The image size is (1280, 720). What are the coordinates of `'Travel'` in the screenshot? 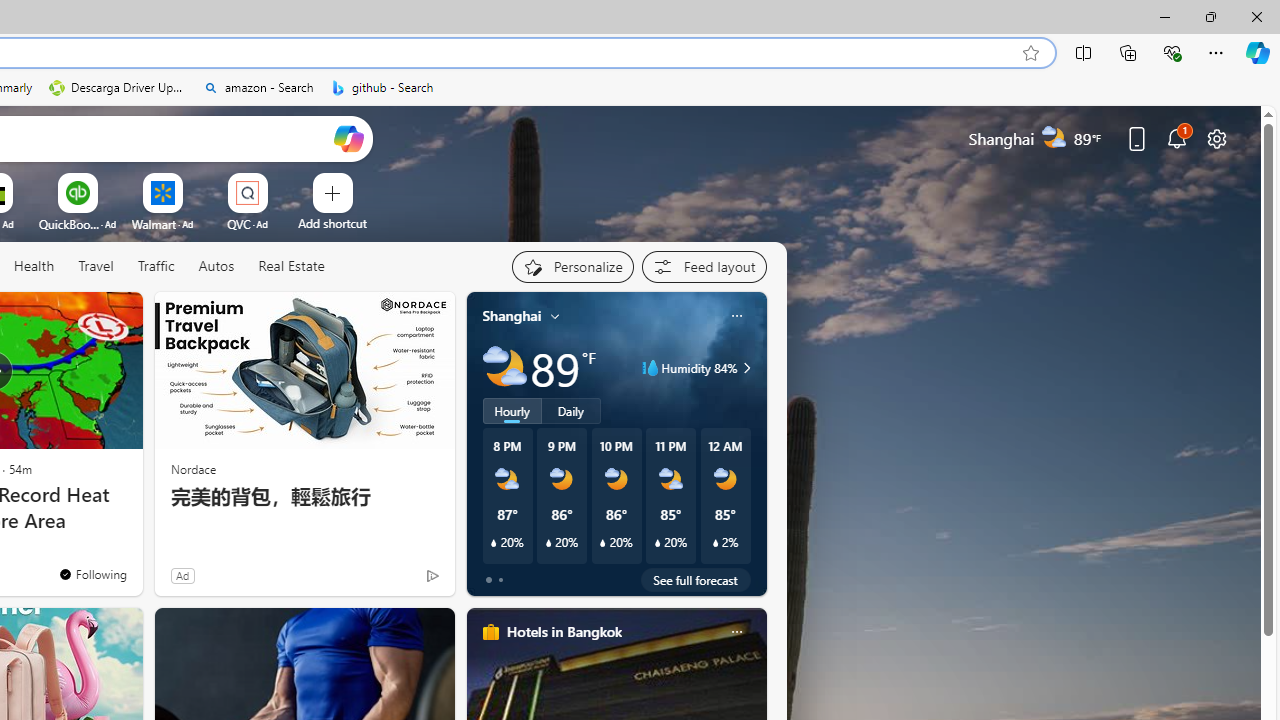 It's located at (95, 266).